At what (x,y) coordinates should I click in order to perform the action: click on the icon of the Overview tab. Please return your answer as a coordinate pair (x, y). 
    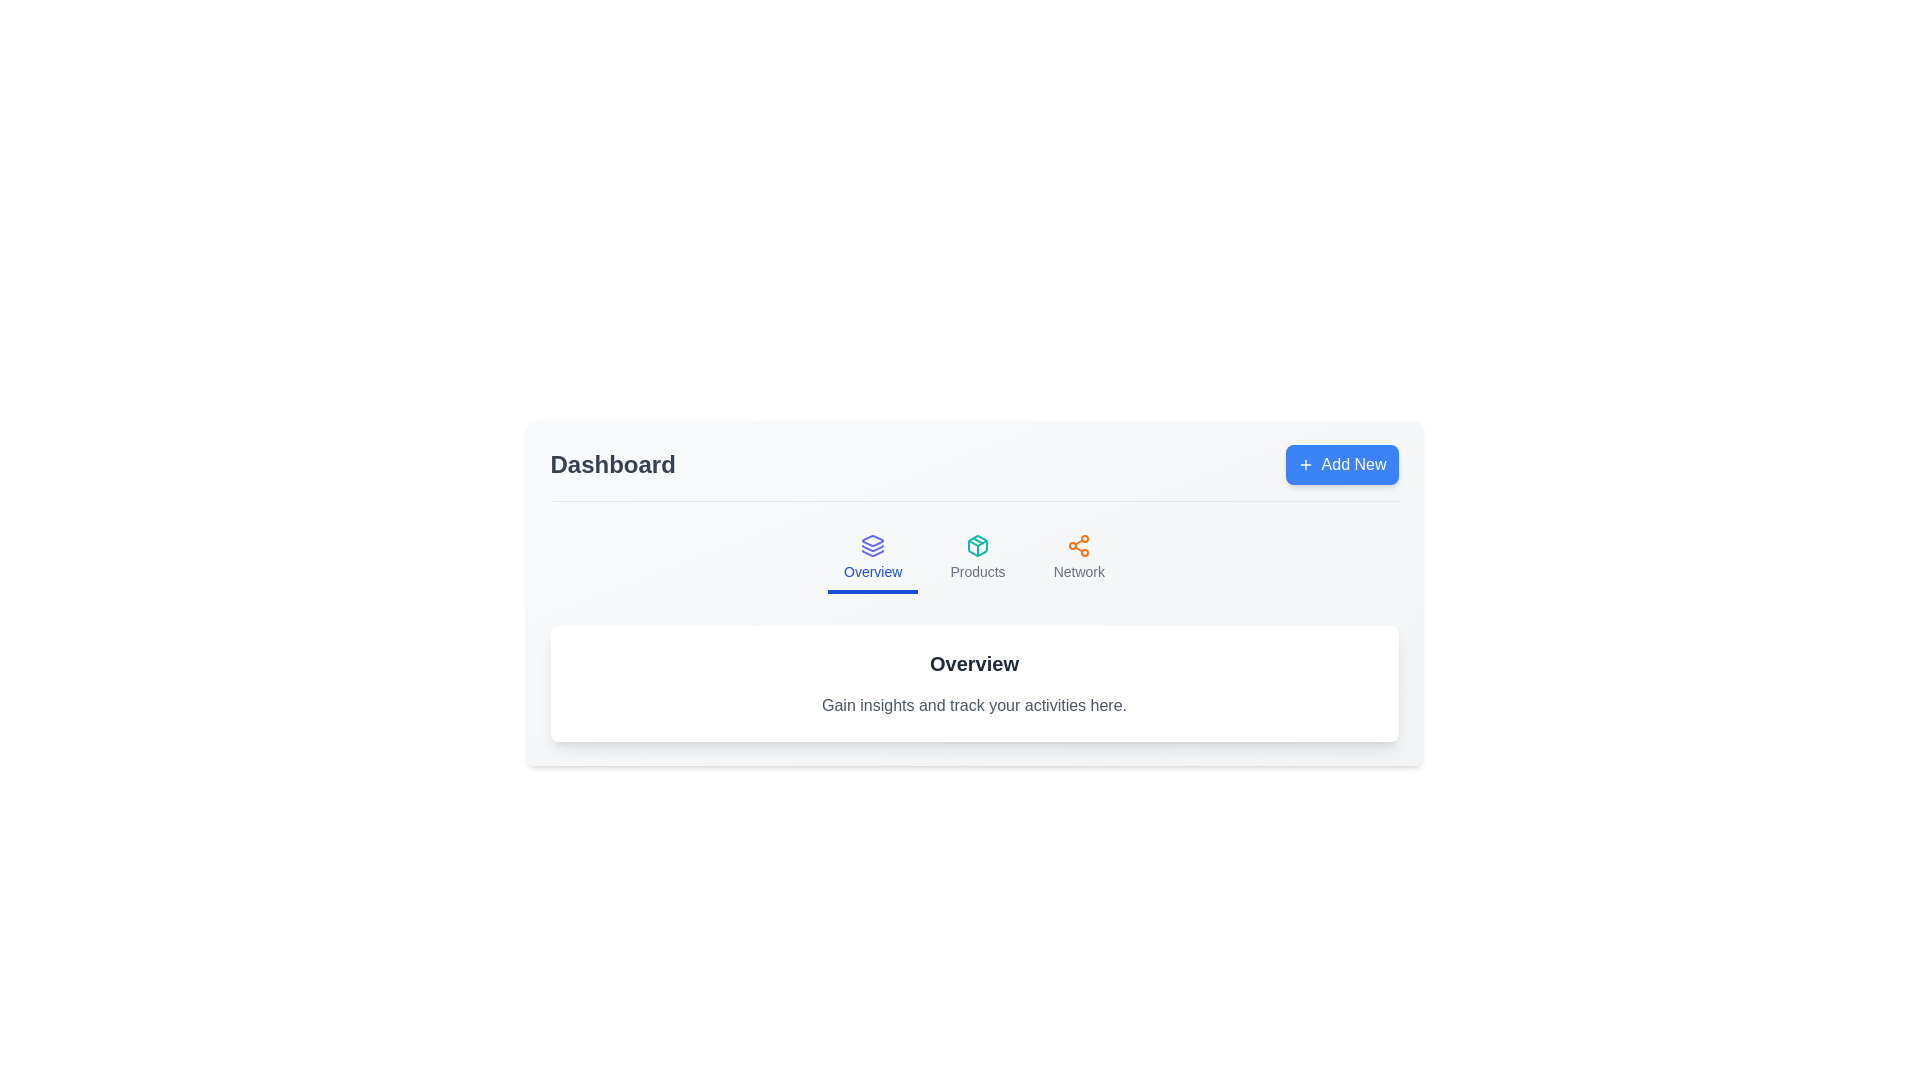
    Looking at the image, I should click on (873, 546).